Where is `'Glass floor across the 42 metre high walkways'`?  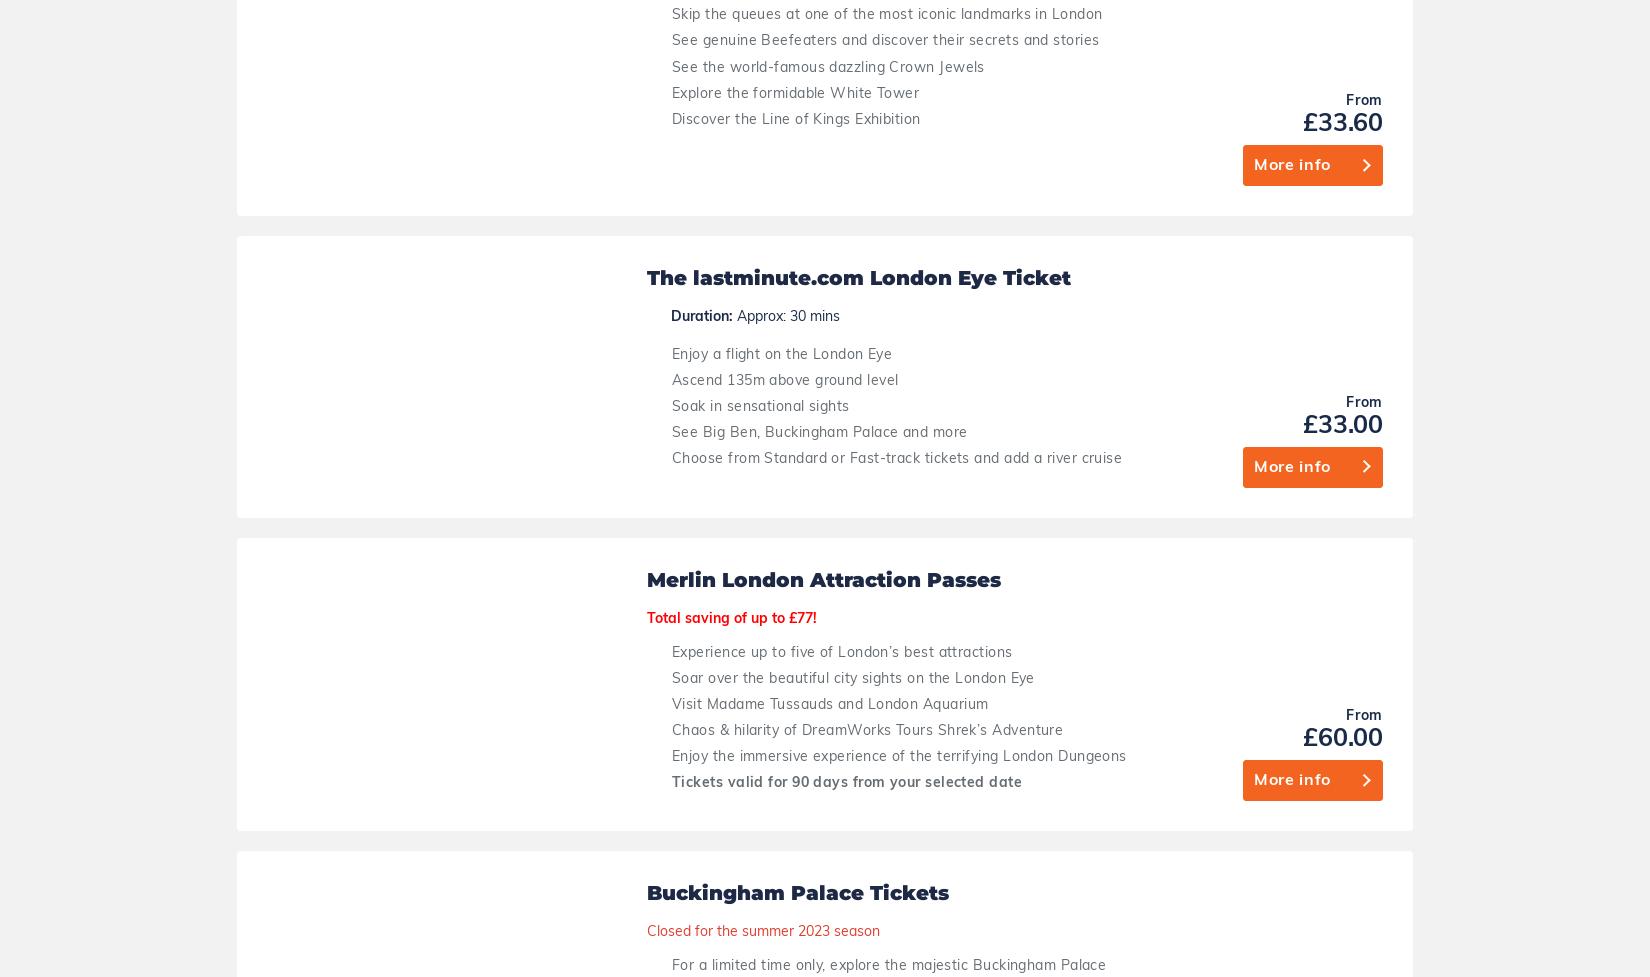 'Glass floor across the 42 metre high walkways' is located at coordinates (831, 835).